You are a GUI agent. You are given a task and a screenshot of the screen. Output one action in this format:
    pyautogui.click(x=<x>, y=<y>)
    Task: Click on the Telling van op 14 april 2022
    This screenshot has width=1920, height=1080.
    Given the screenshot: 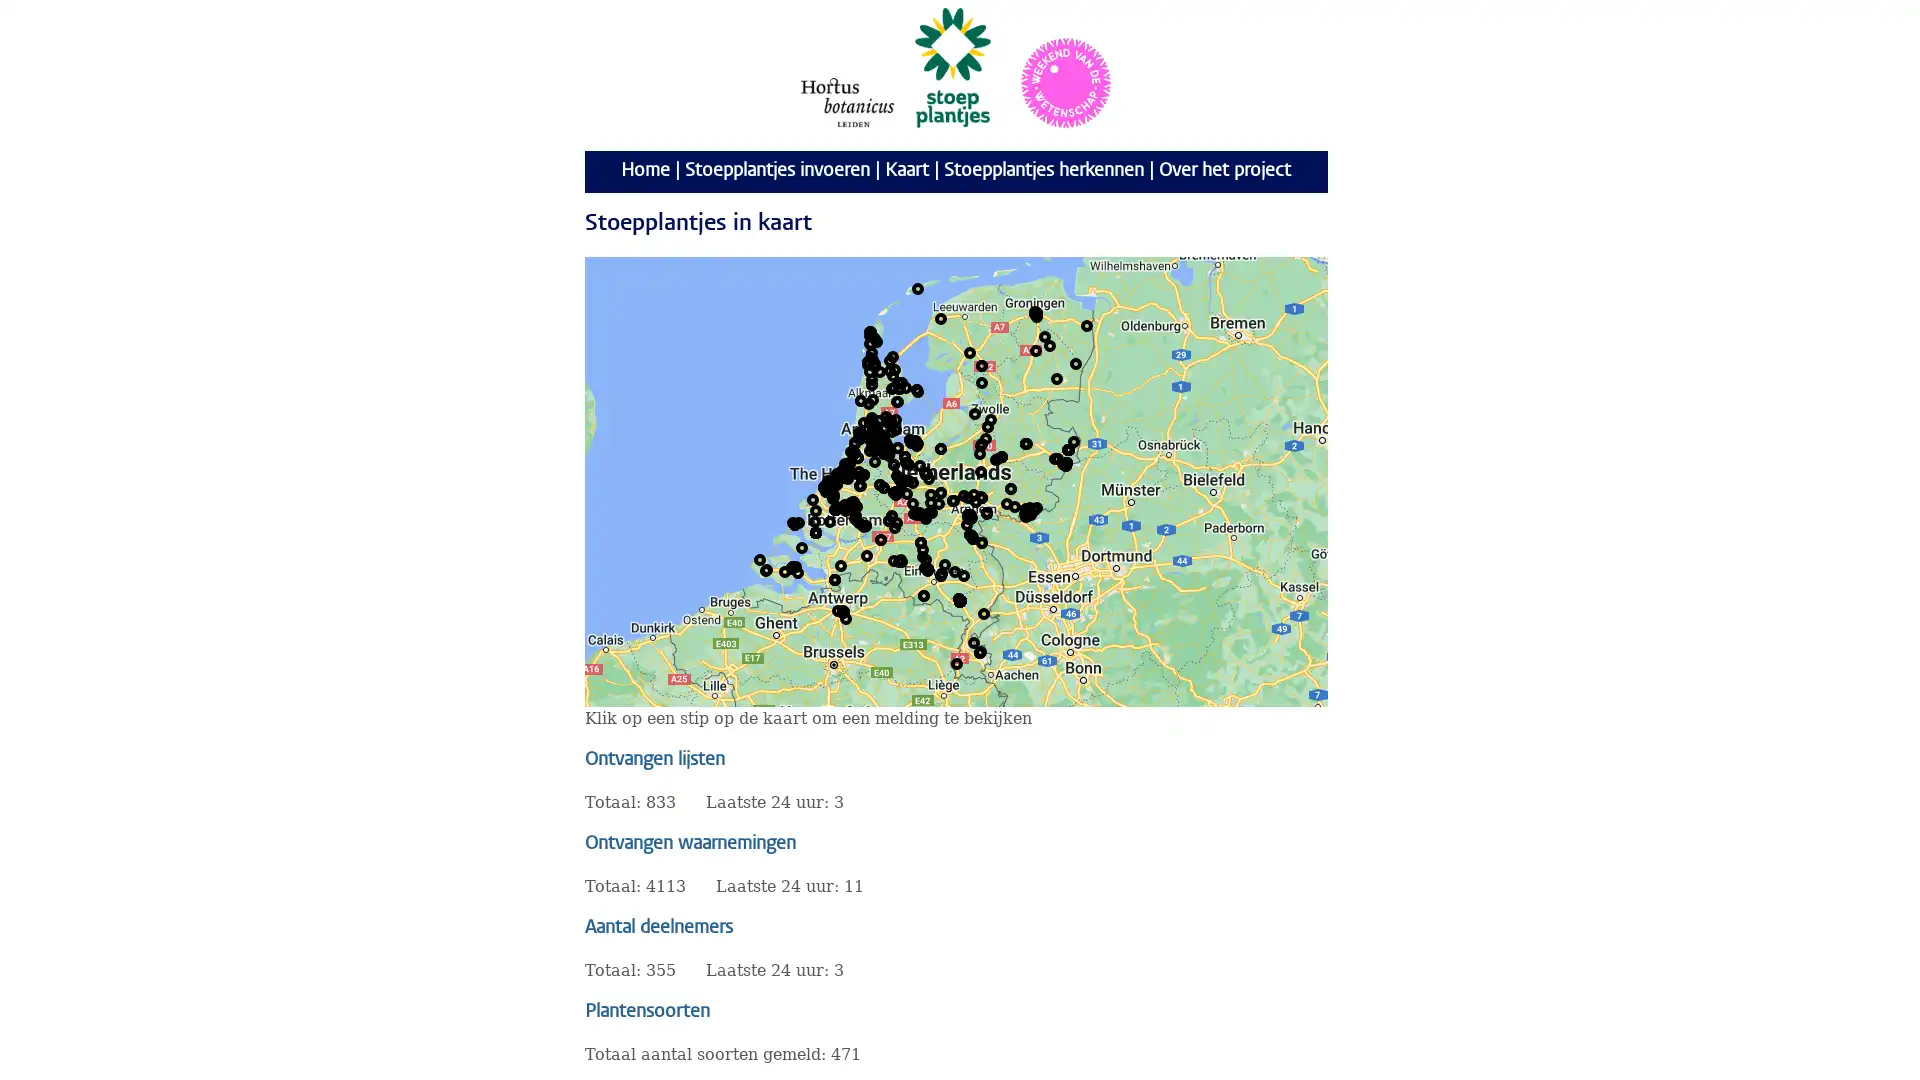 What is the action you would take?
    pyautogui.click(x=915, y=443)
    